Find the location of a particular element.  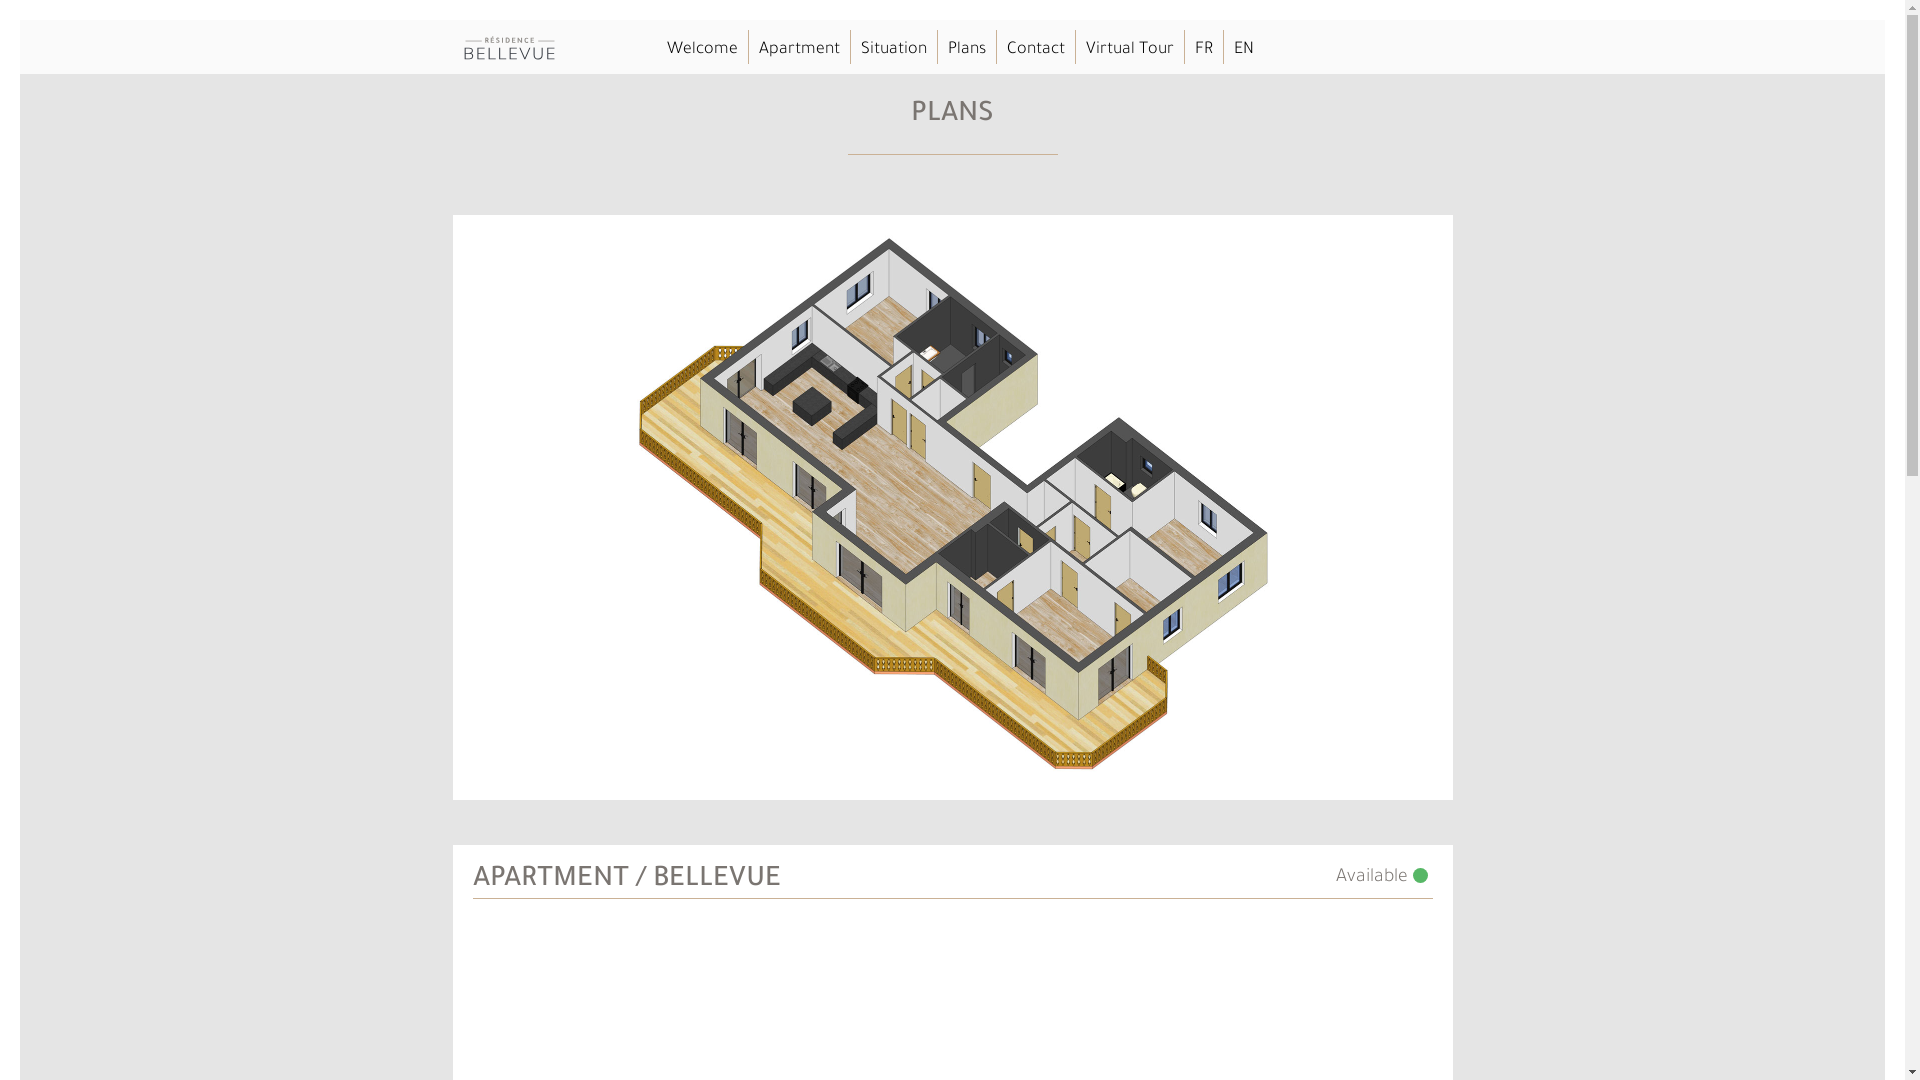

'Welcome' is located at coordinates (701, 49).